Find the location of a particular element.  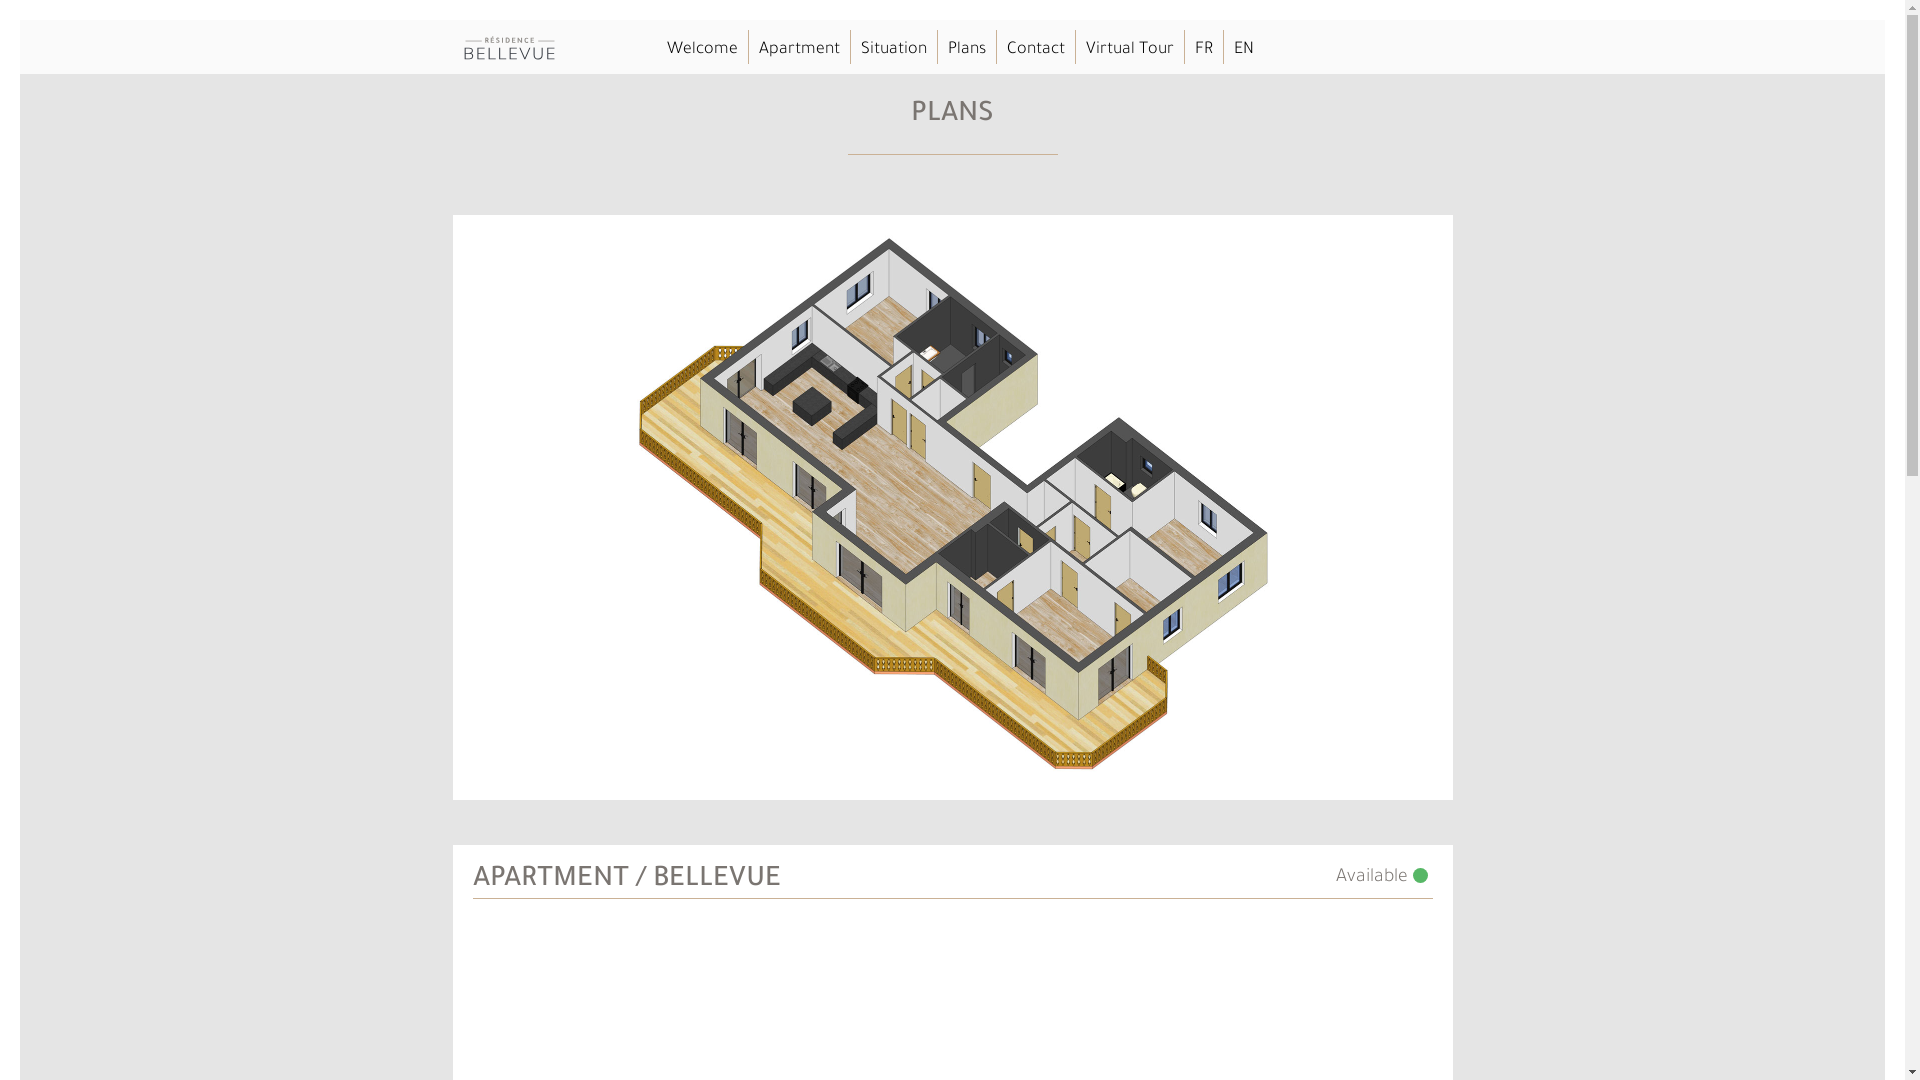

'Welcome' is located at coordinates (701, 49).